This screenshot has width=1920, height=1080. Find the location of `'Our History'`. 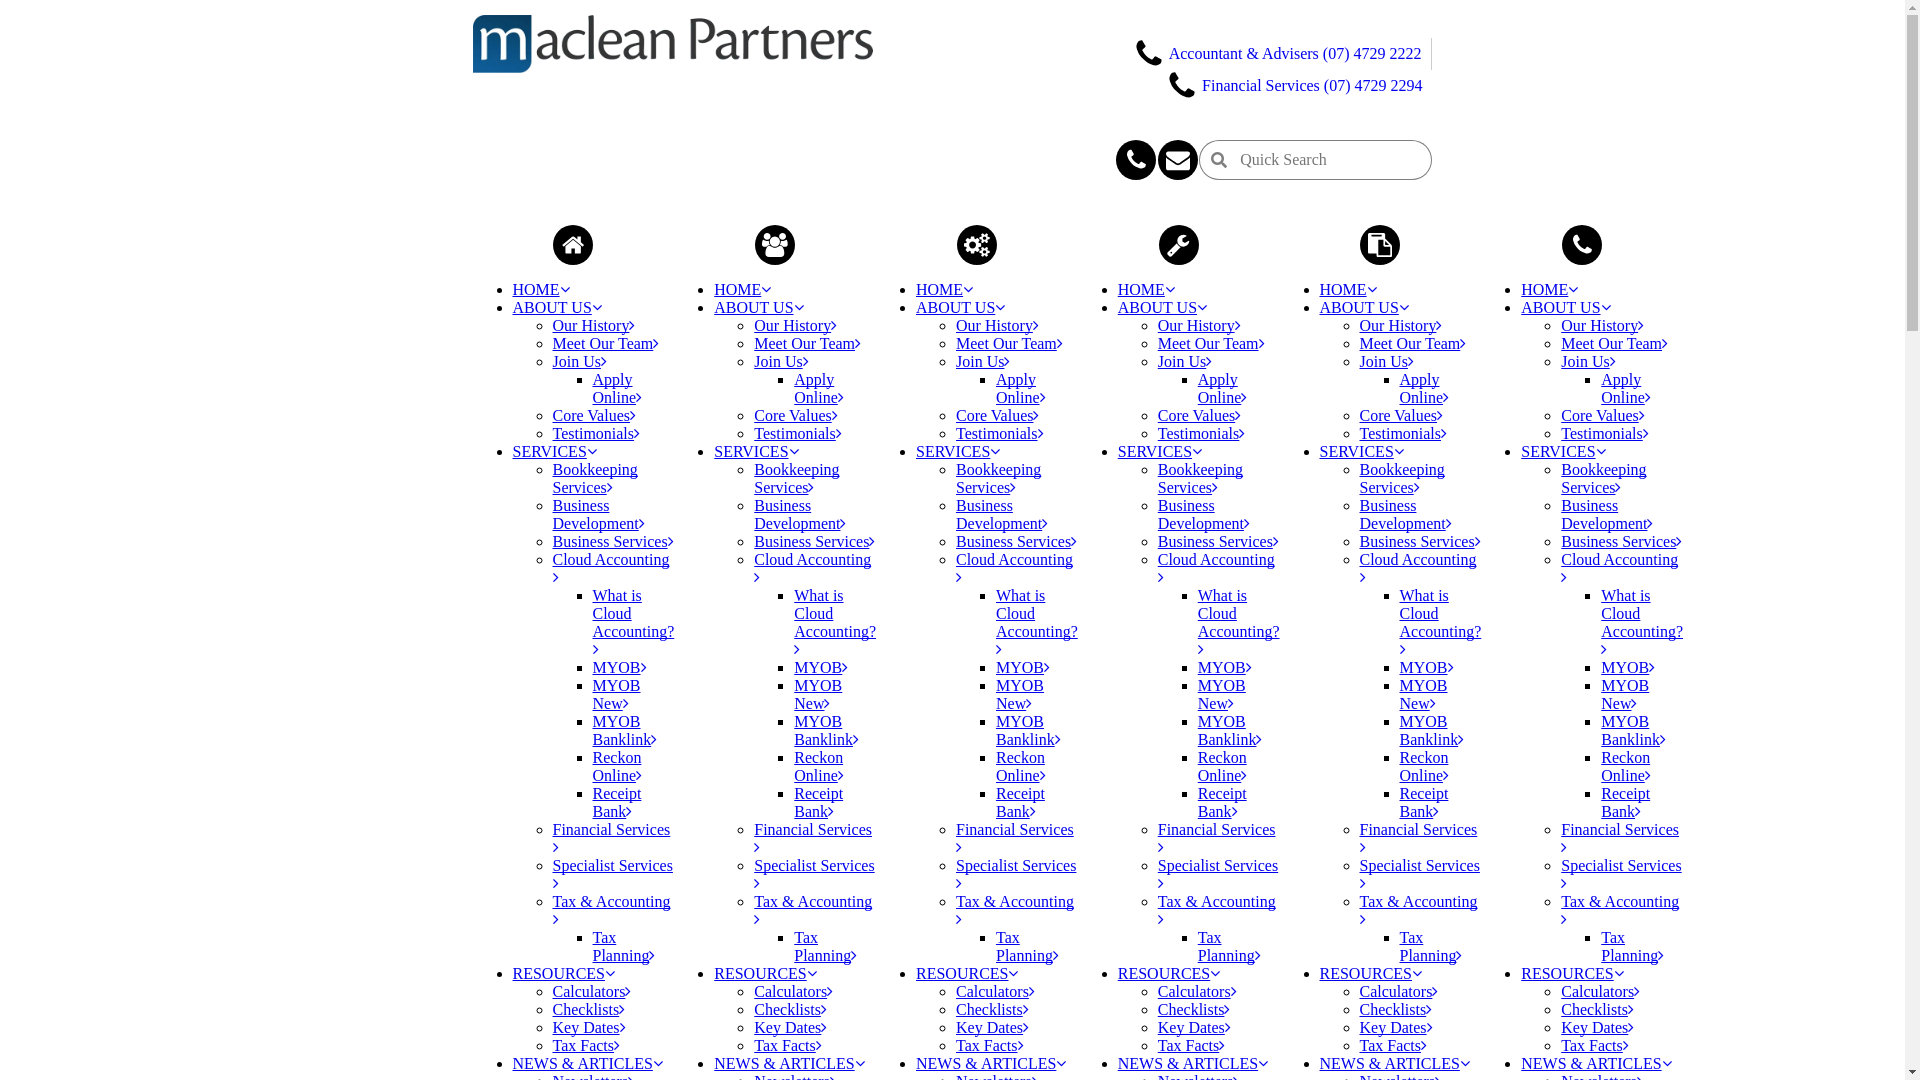

'Our History' is located at coordinates (1602, 324).